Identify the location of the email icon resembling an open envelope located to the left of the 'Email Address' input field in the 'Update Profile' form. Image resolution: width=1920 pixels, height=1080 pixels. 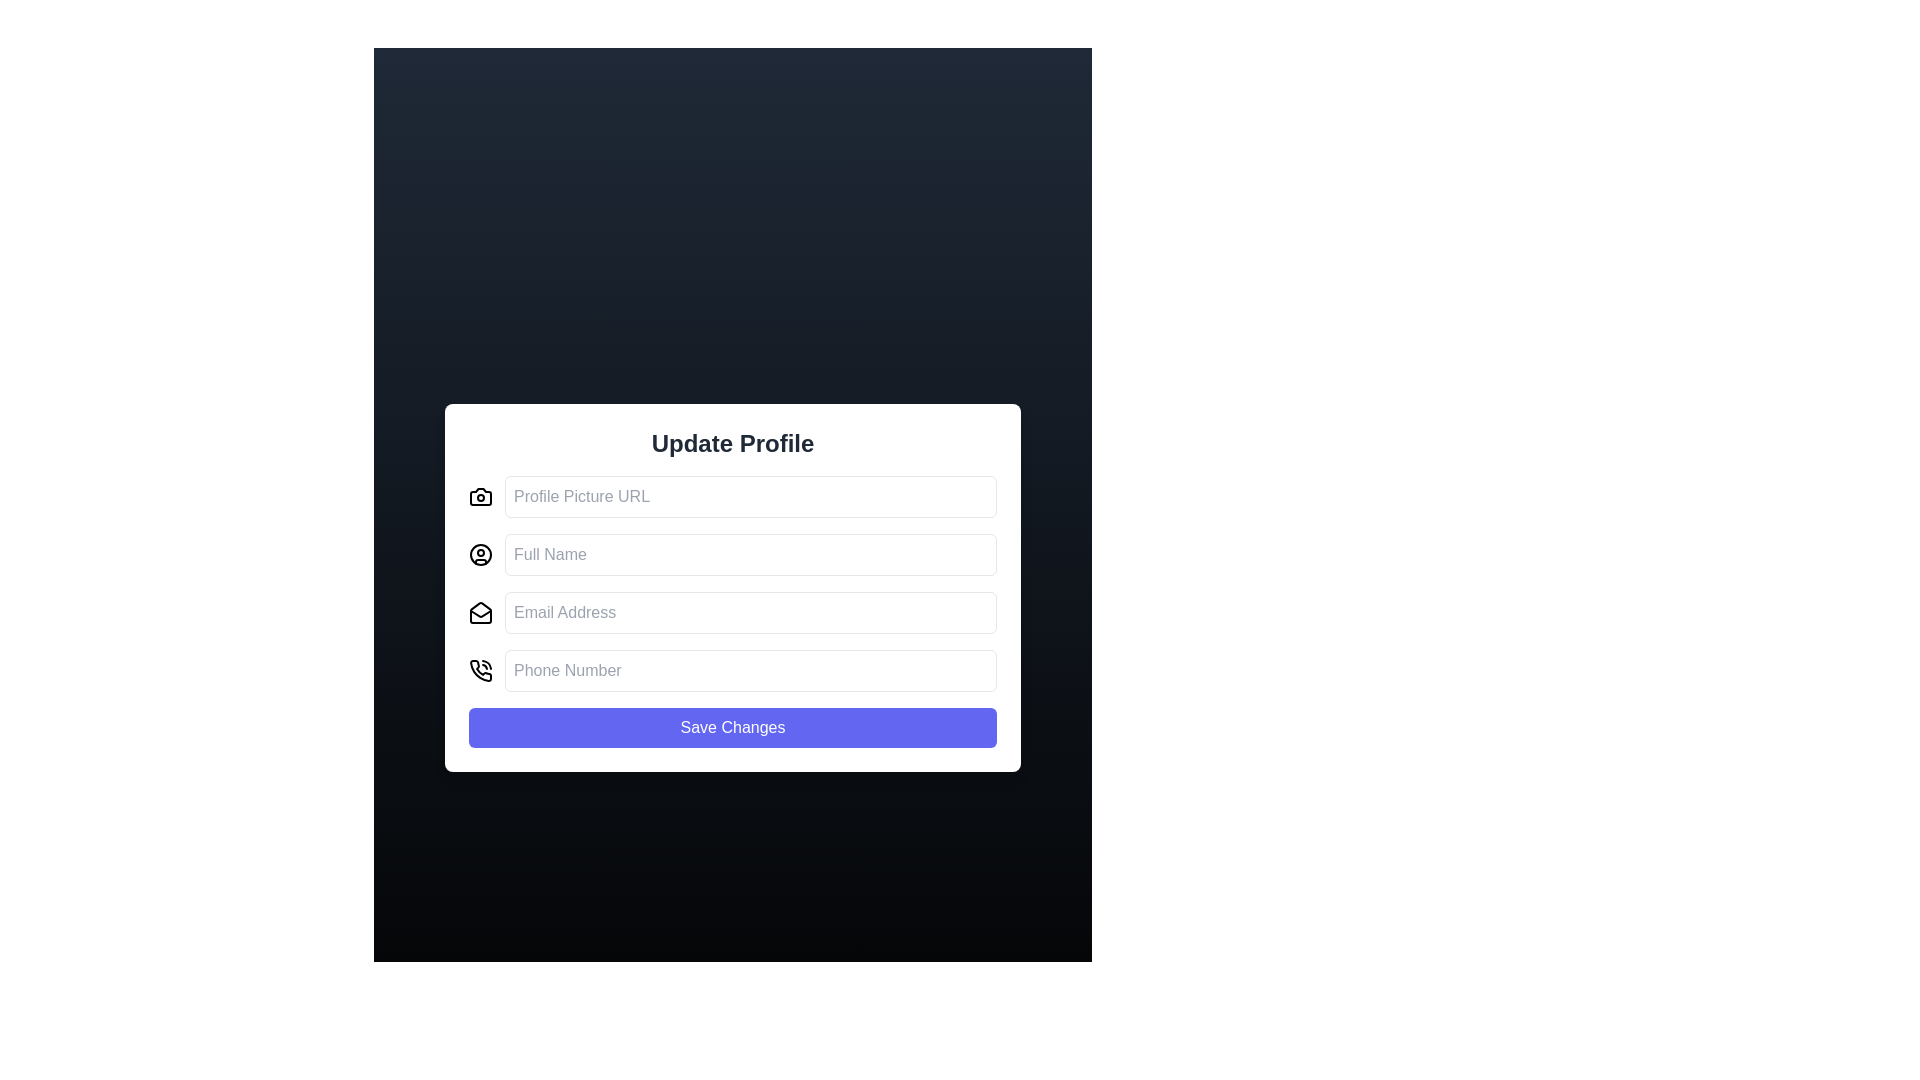
(480, 612).